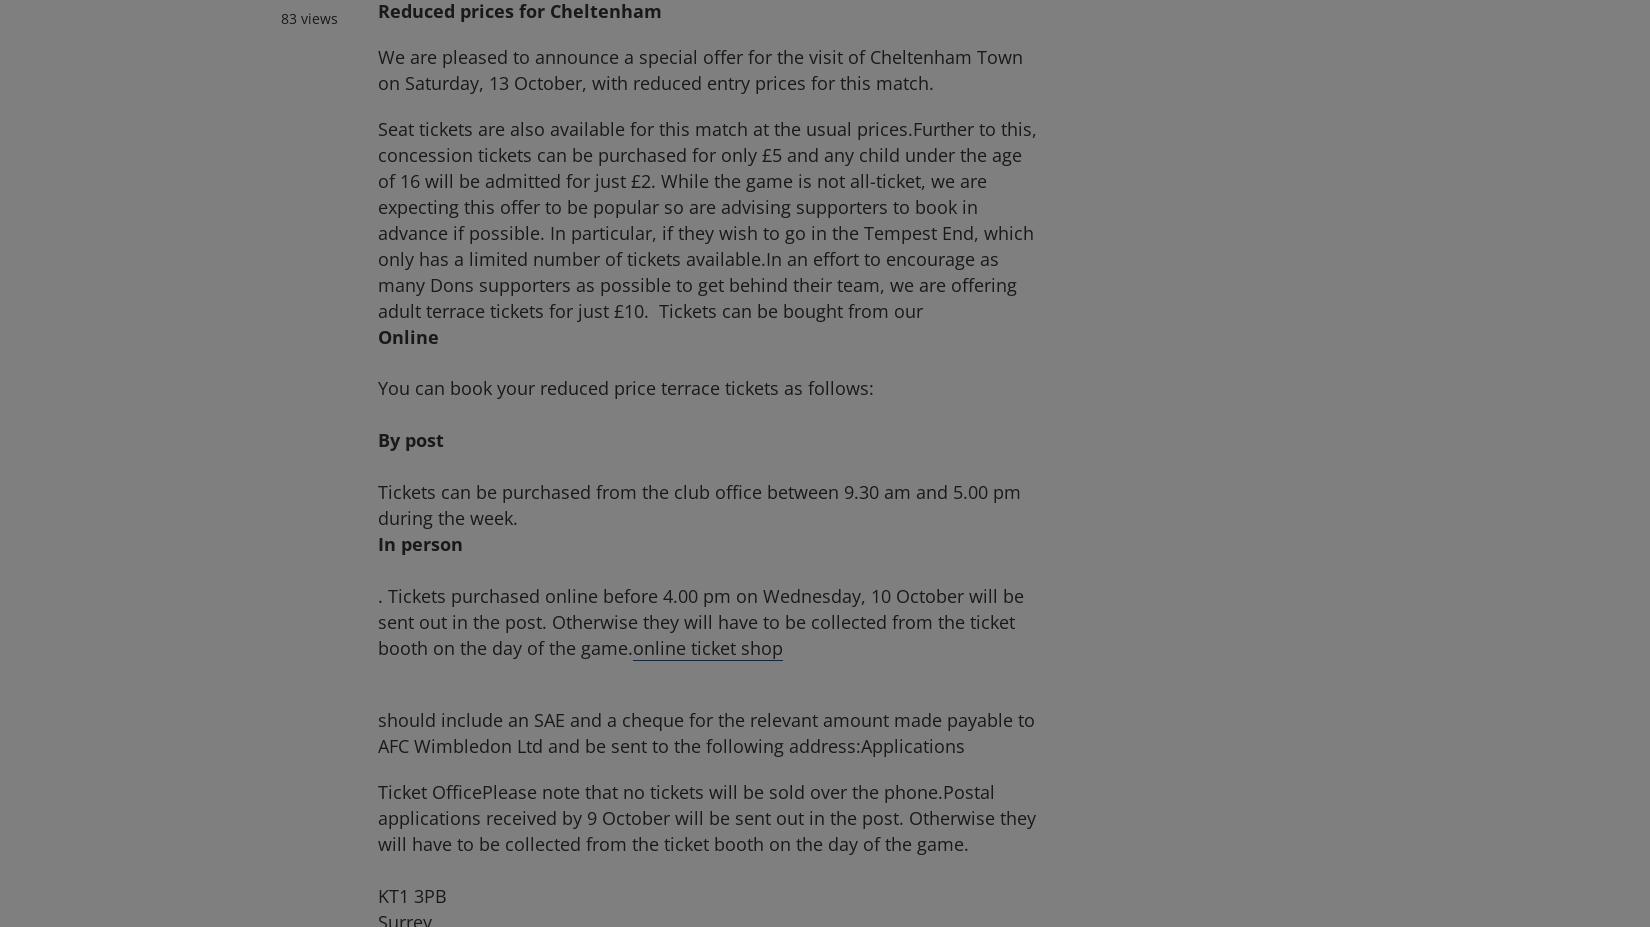 This screenshot has height=927, width=1650. I want to click on 'We are pleased to announce a special offer for the visit of Cheltenham Town on Saturday, 13 October, with reduced entry prices for this match.', so click(699, 67).